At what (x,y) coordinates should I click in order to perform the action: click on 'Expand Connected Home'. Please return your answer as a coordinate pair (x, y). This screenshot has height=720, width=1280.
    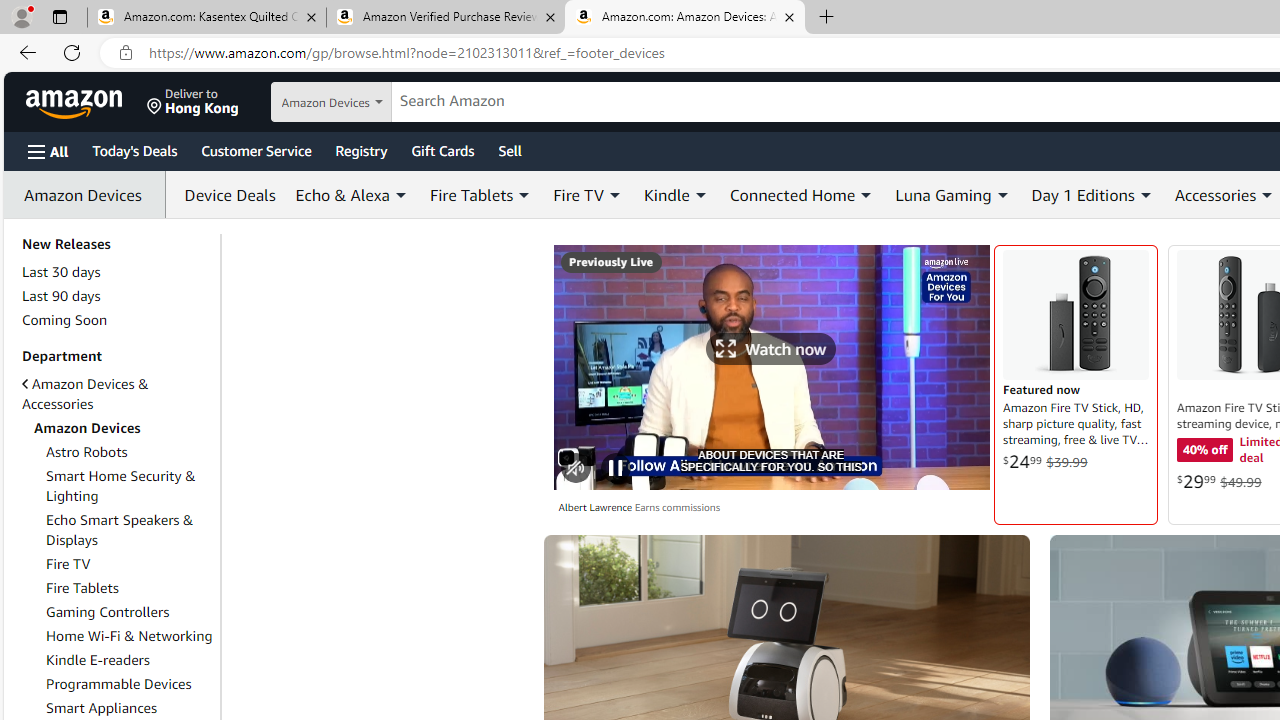
    Looking at the image, I should click on (866, 195).